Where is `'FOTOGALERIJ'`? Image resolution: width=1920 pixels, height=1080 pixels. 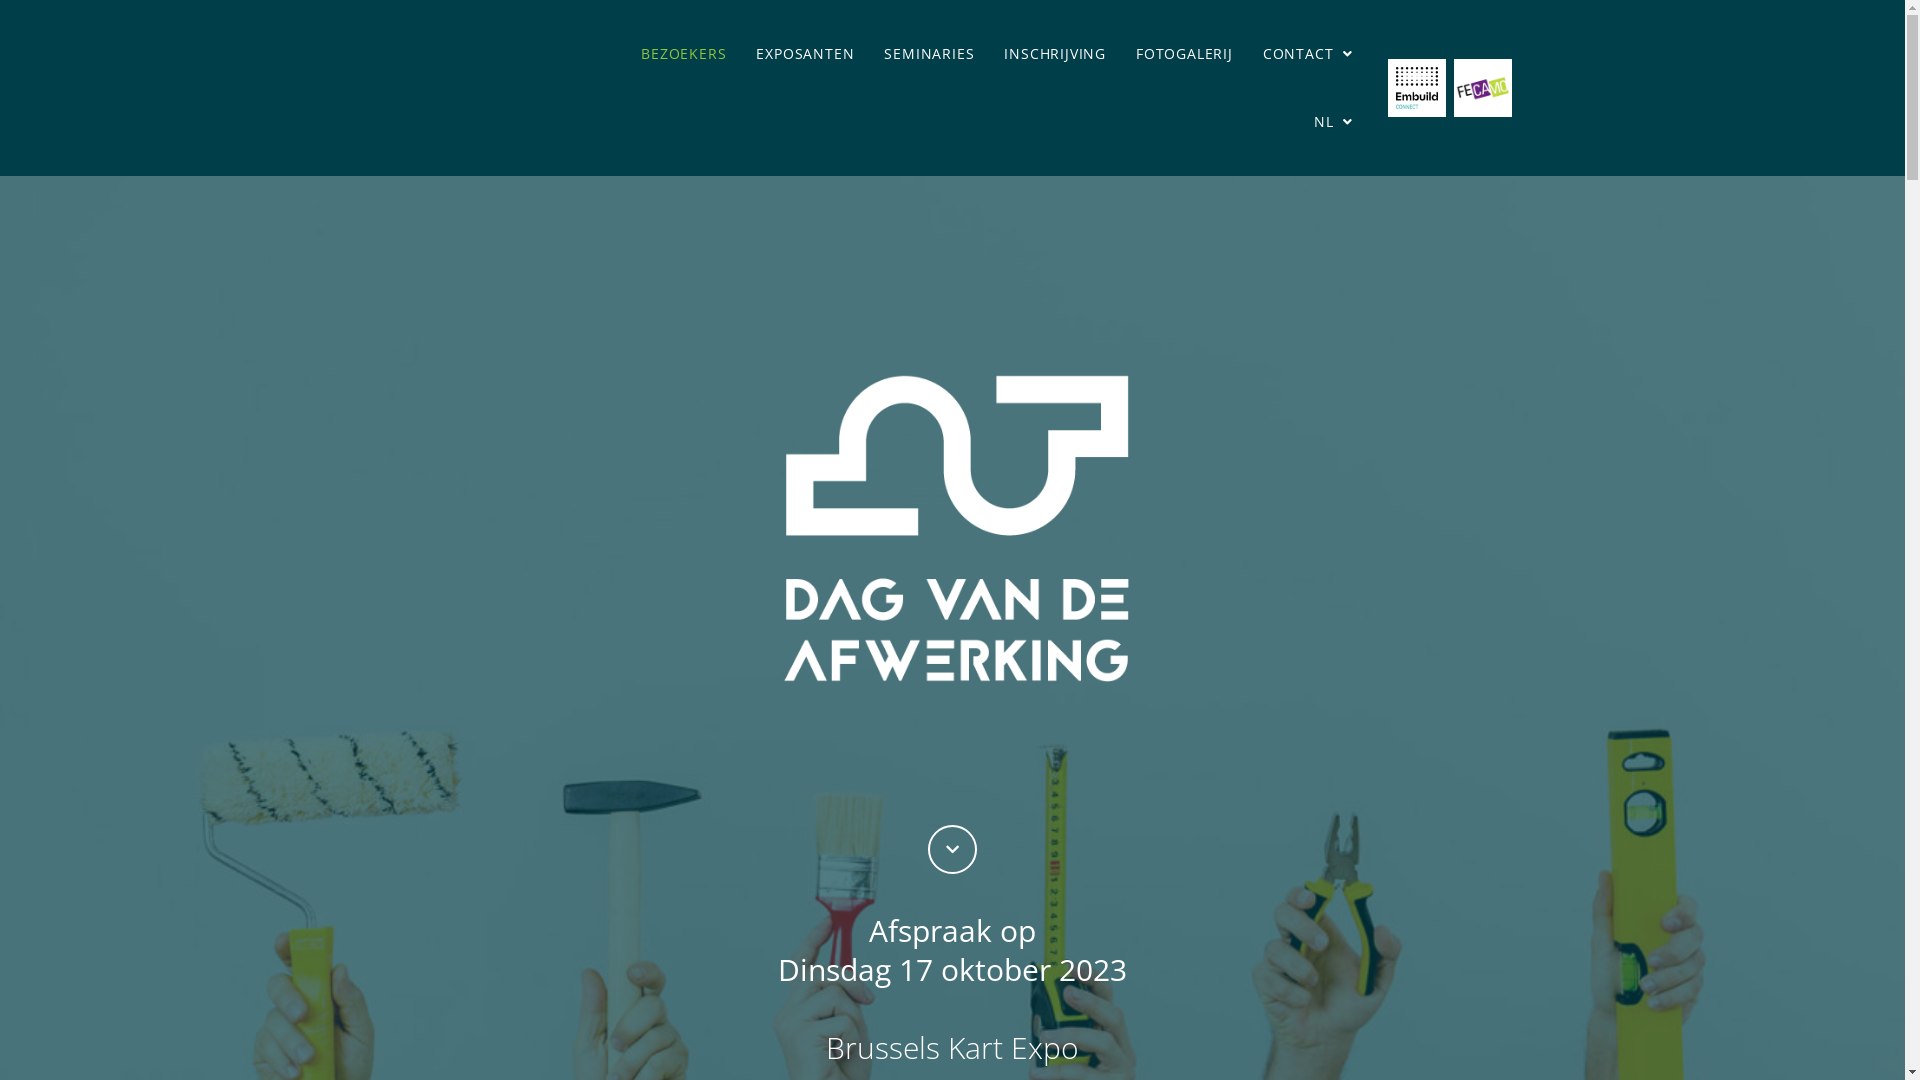
'FOTOGALERIJ' is located at coordinates (1184, 53).